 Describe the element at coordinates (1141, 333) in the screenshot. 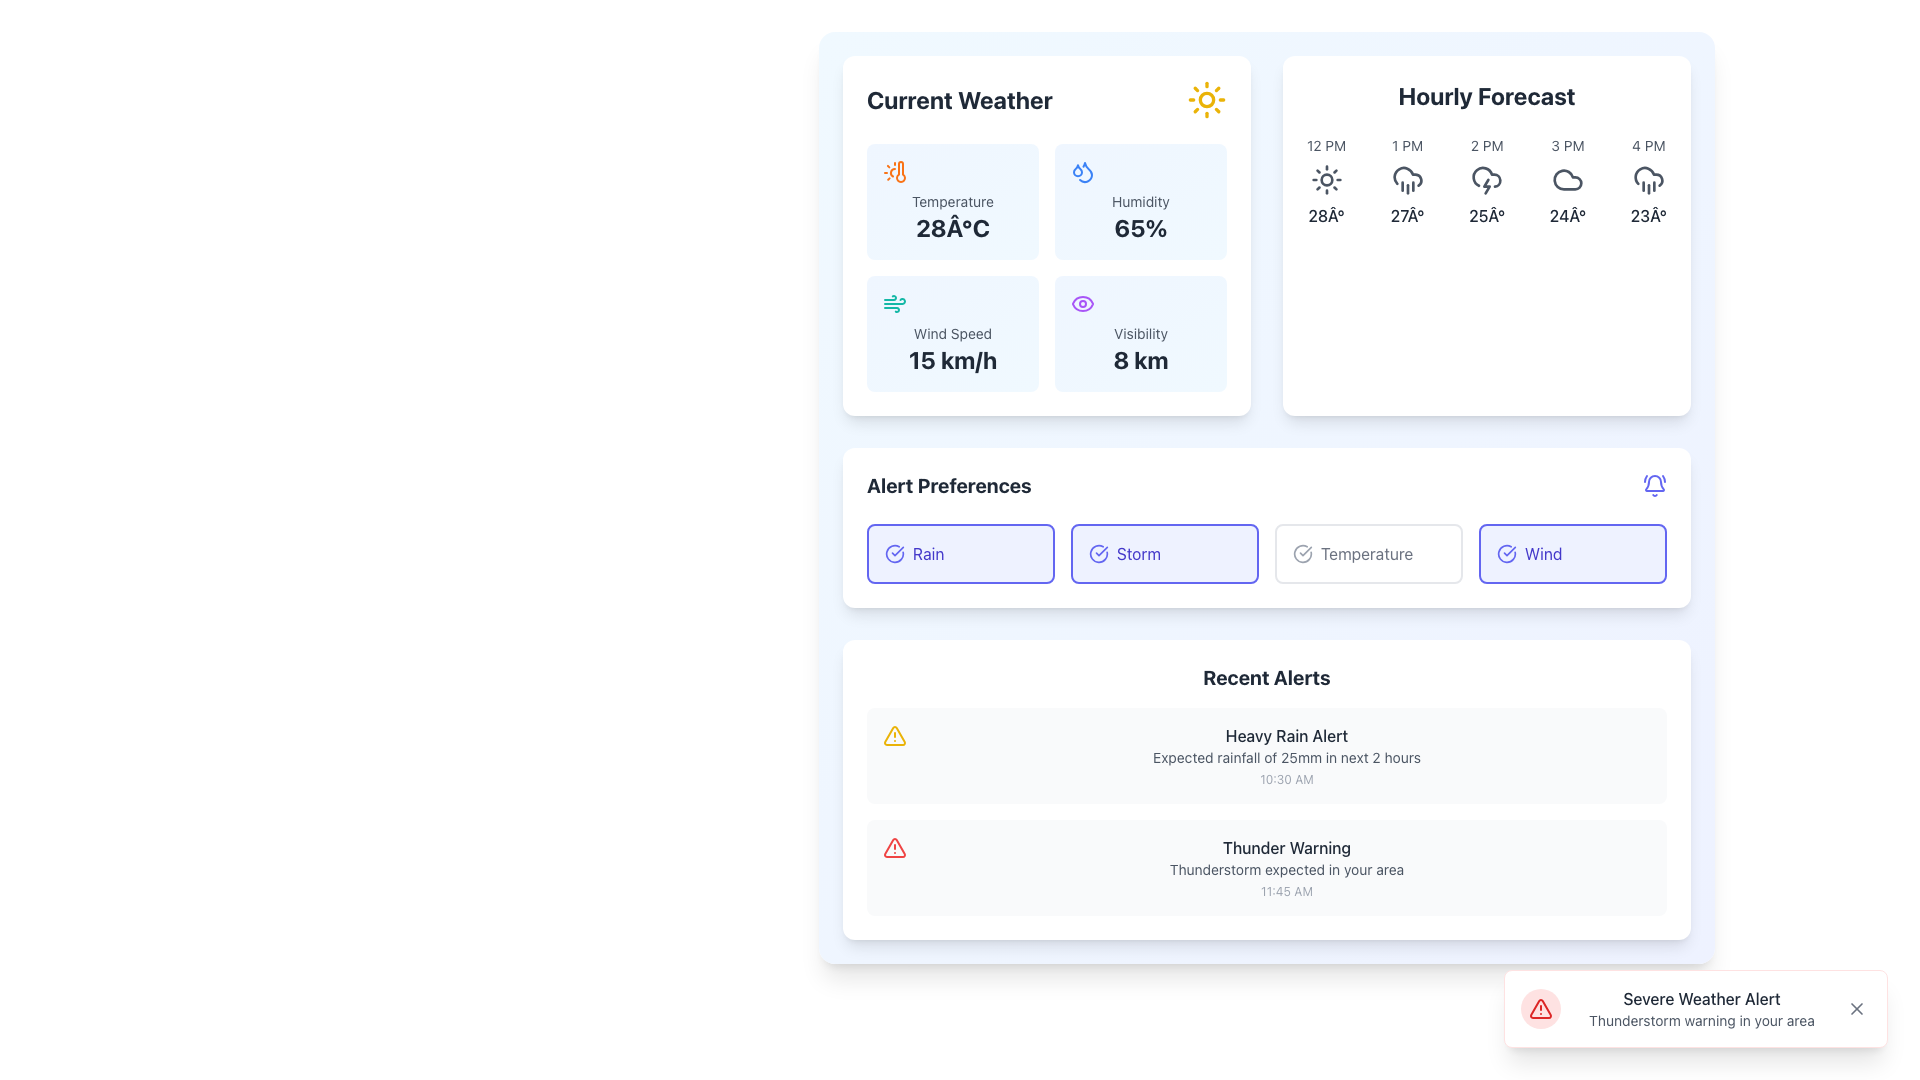

I see `the 'Visibility' label, which is a smaller gray text element located in the bottom-left quadrant of the 'Current Weather' panel, specifically above the '8 km' text in the weather summary box` at that location.